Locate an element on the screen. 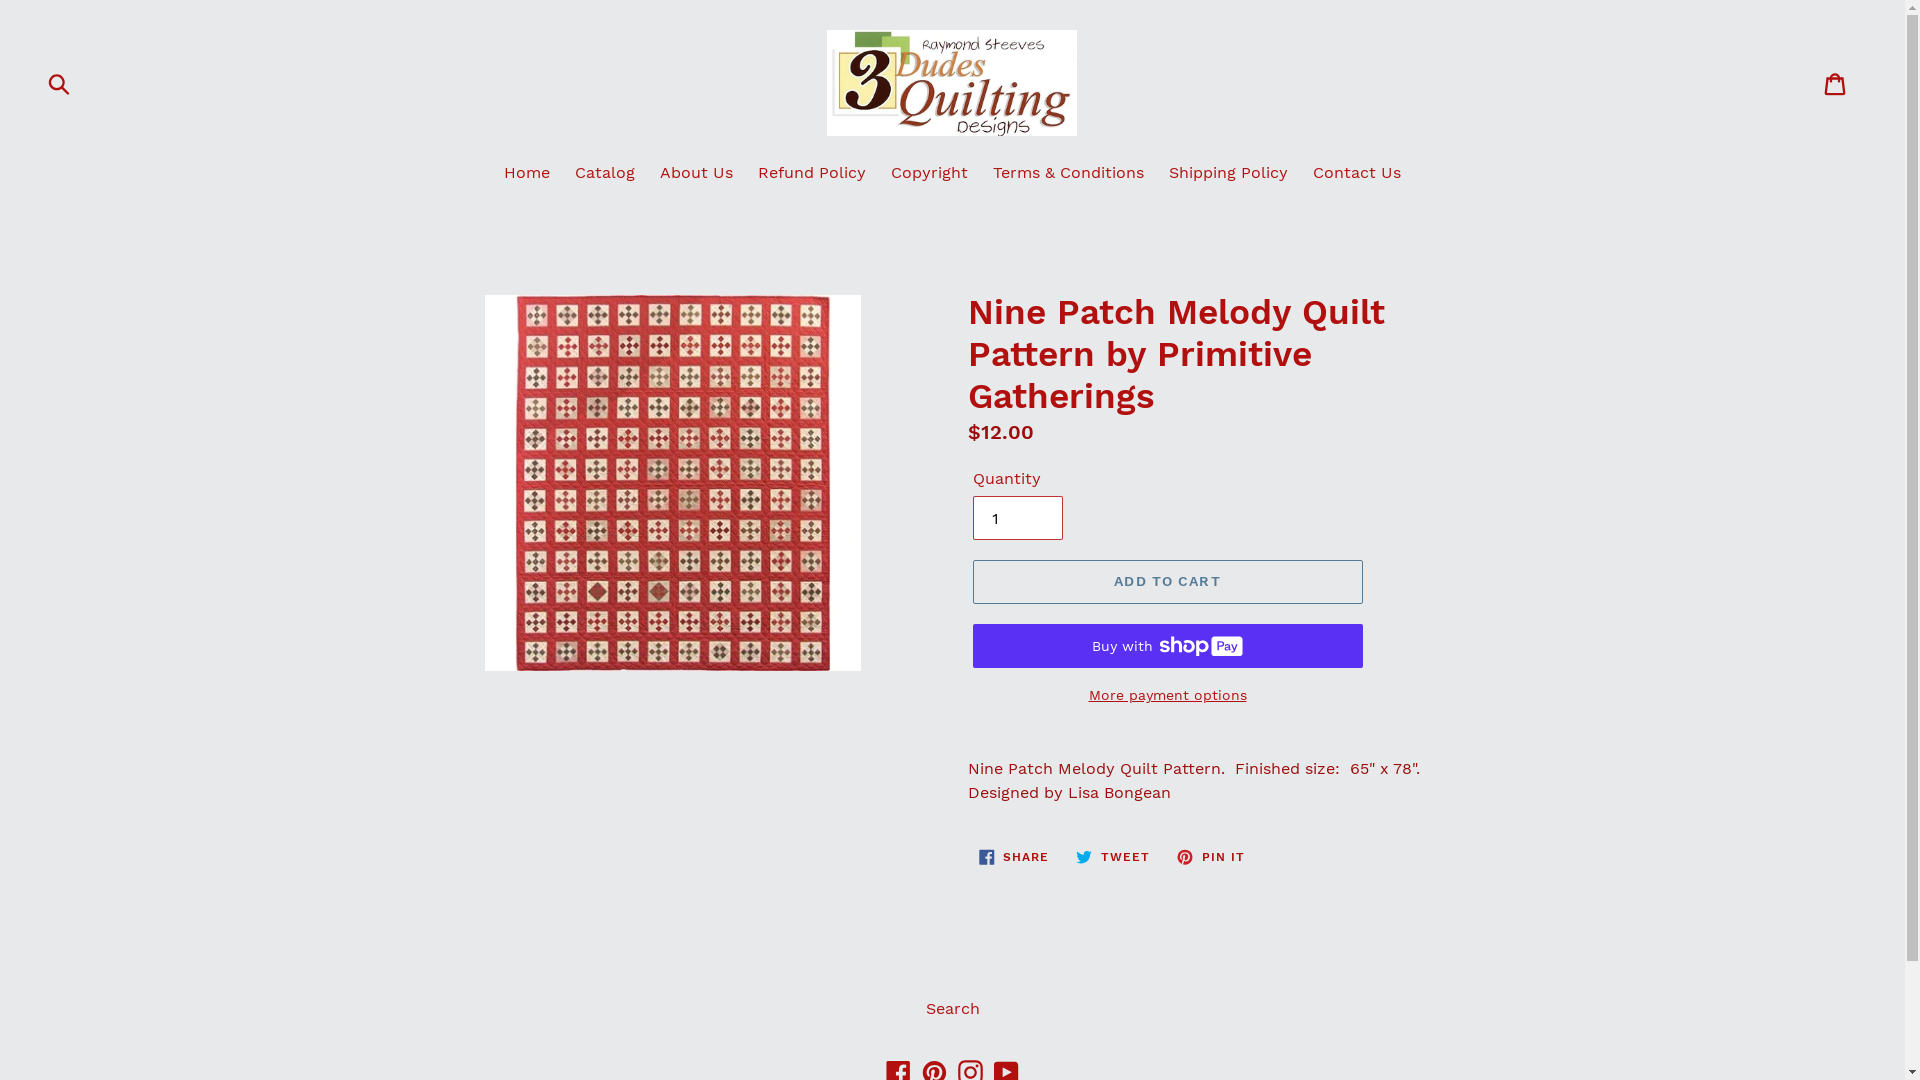 This screenshot has width=1920, height=1080. 'SHARE is located at coordinates (1014, 855).